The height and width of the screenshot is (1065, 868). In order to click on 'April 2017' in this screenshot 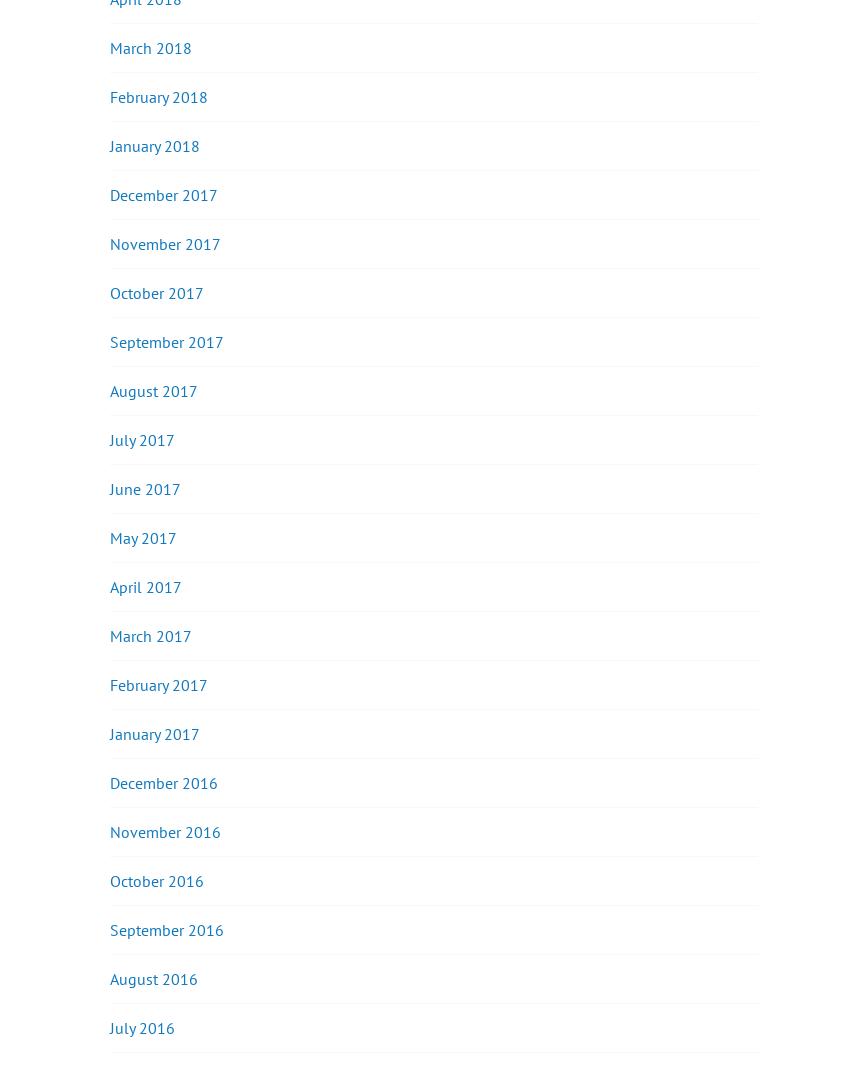, I will do `click(109, 585)`.